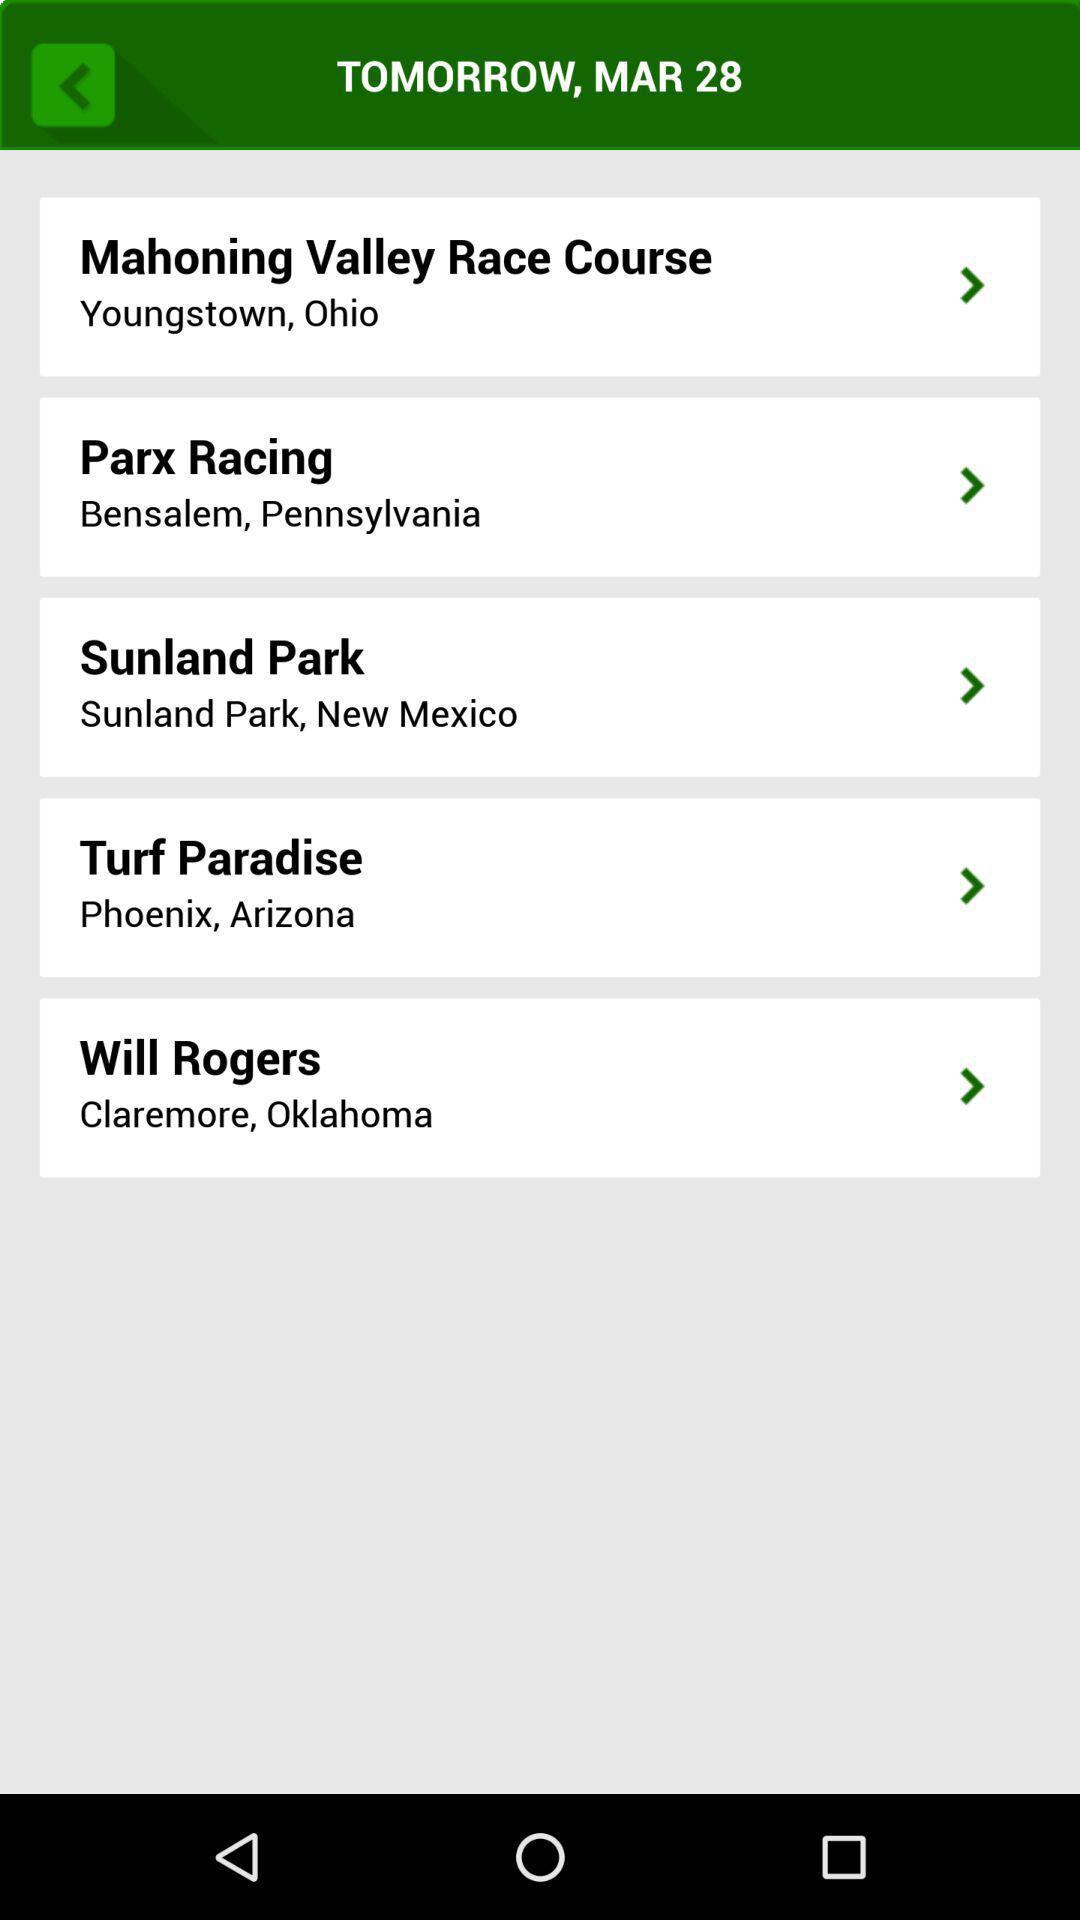  What do you see at coordinates (118, 80) in the screenshot?
I see `item above the mahoning valley race item` at bounding box center [118, 80].